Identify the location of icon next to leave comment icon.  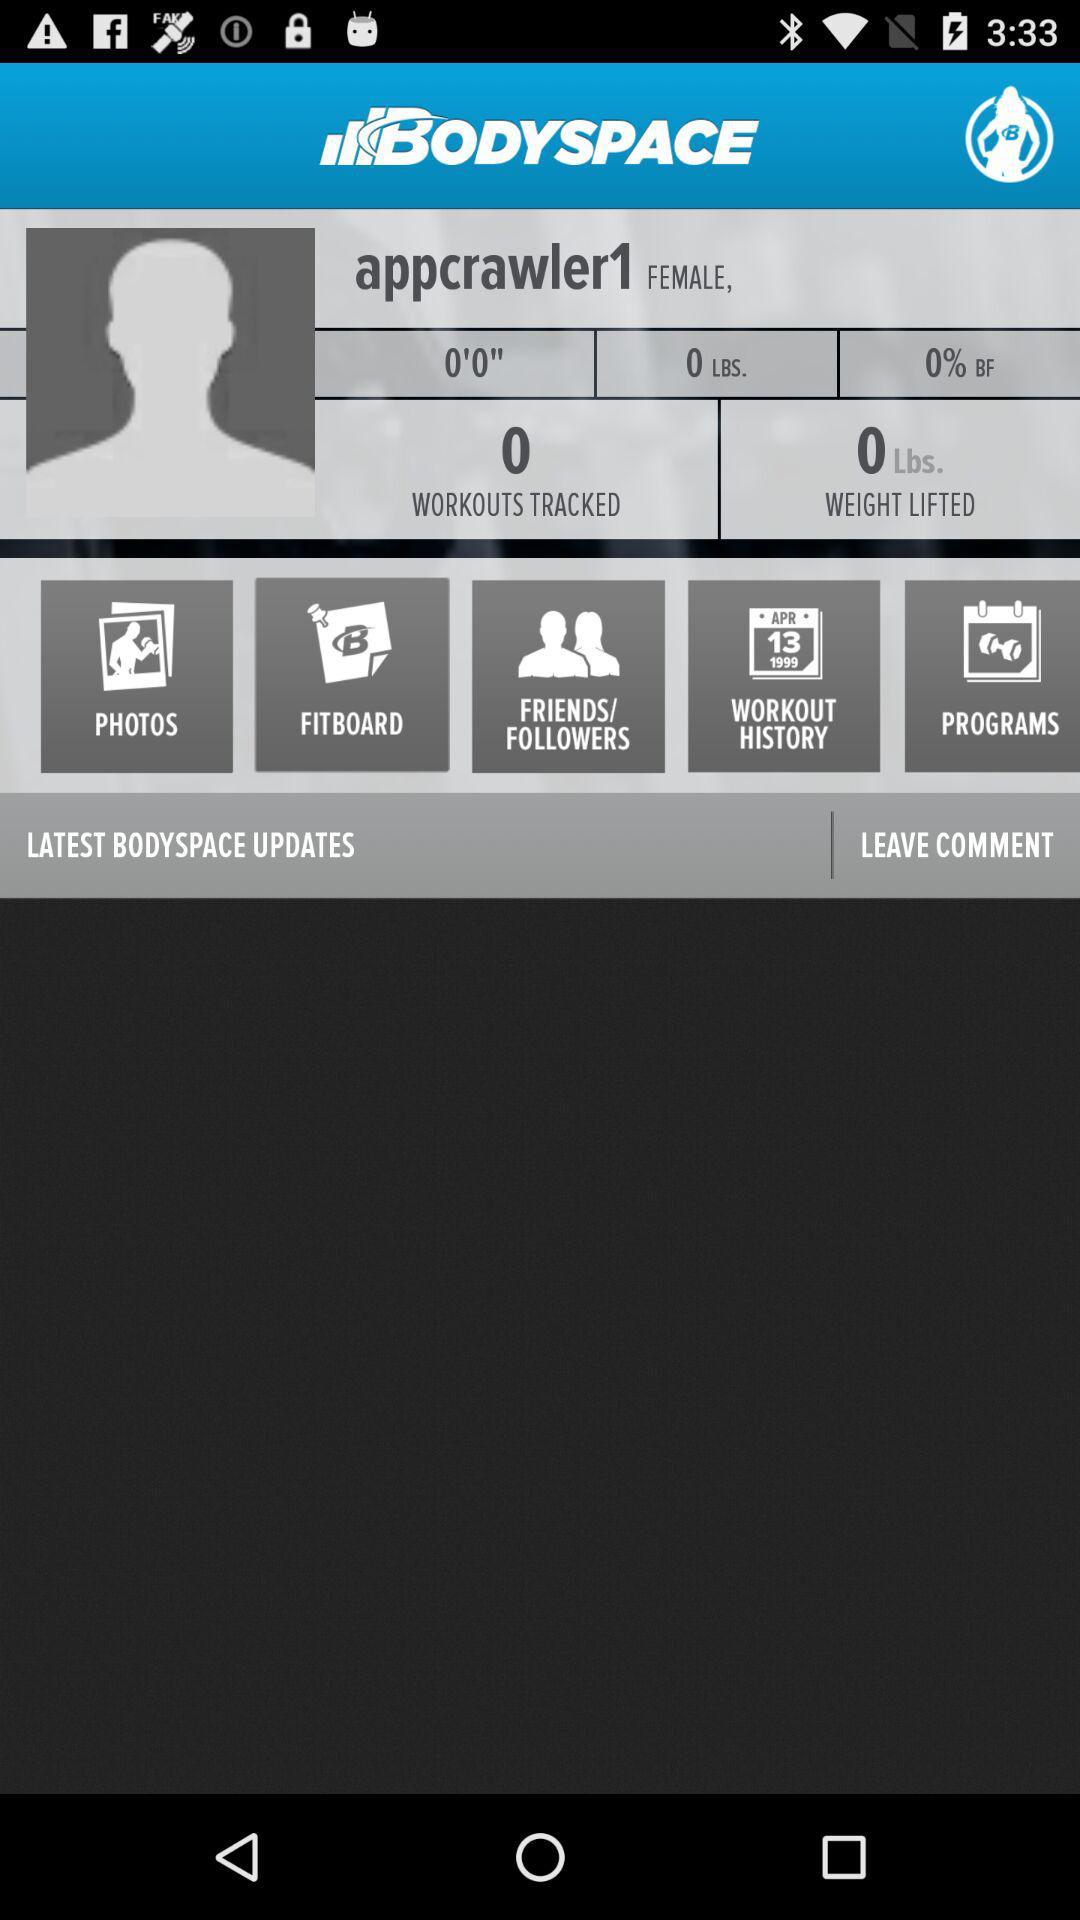
(415, 846).